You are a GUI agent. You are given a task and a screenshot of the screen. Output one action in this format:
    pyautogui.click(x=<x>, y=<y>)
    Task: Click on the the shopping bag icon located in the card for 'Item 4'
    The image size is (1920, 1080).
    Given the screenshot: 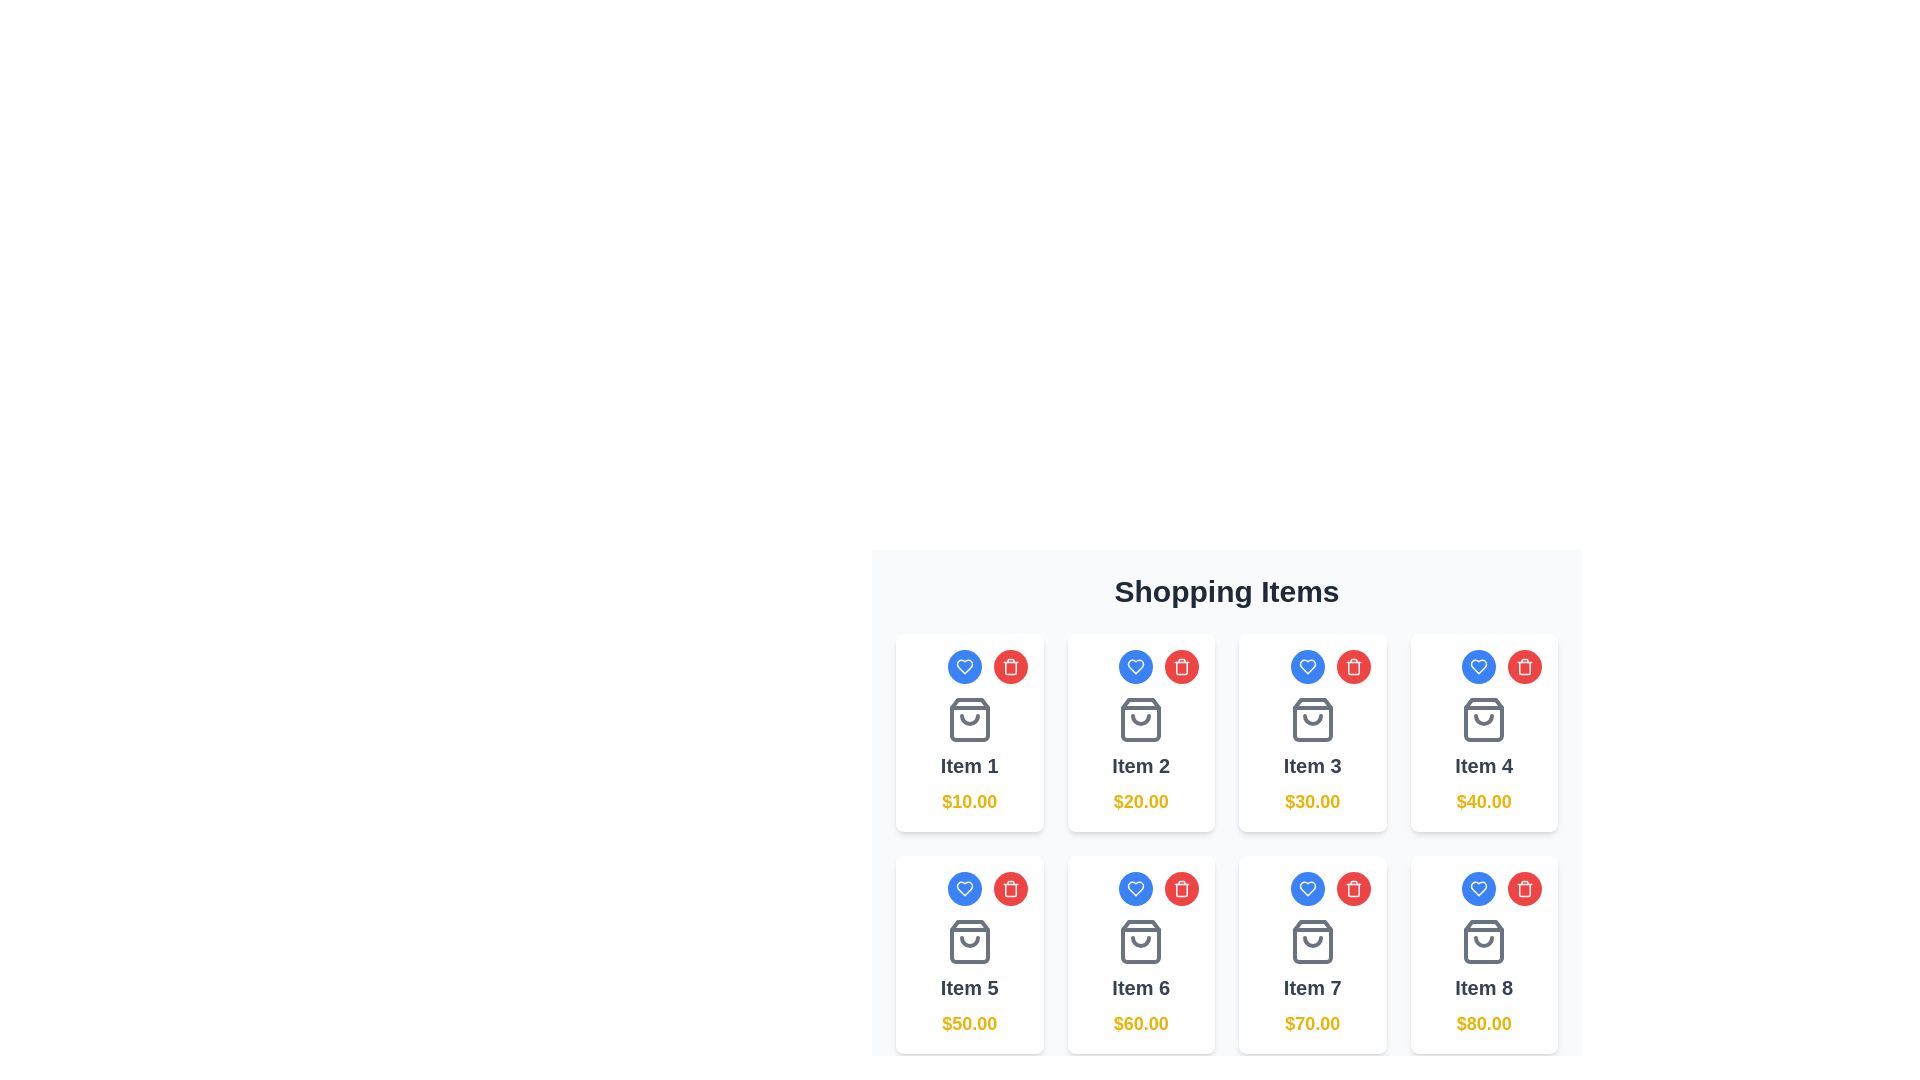 What is the action you would take?
    pyautogui.click(x=1484, y=720)
    